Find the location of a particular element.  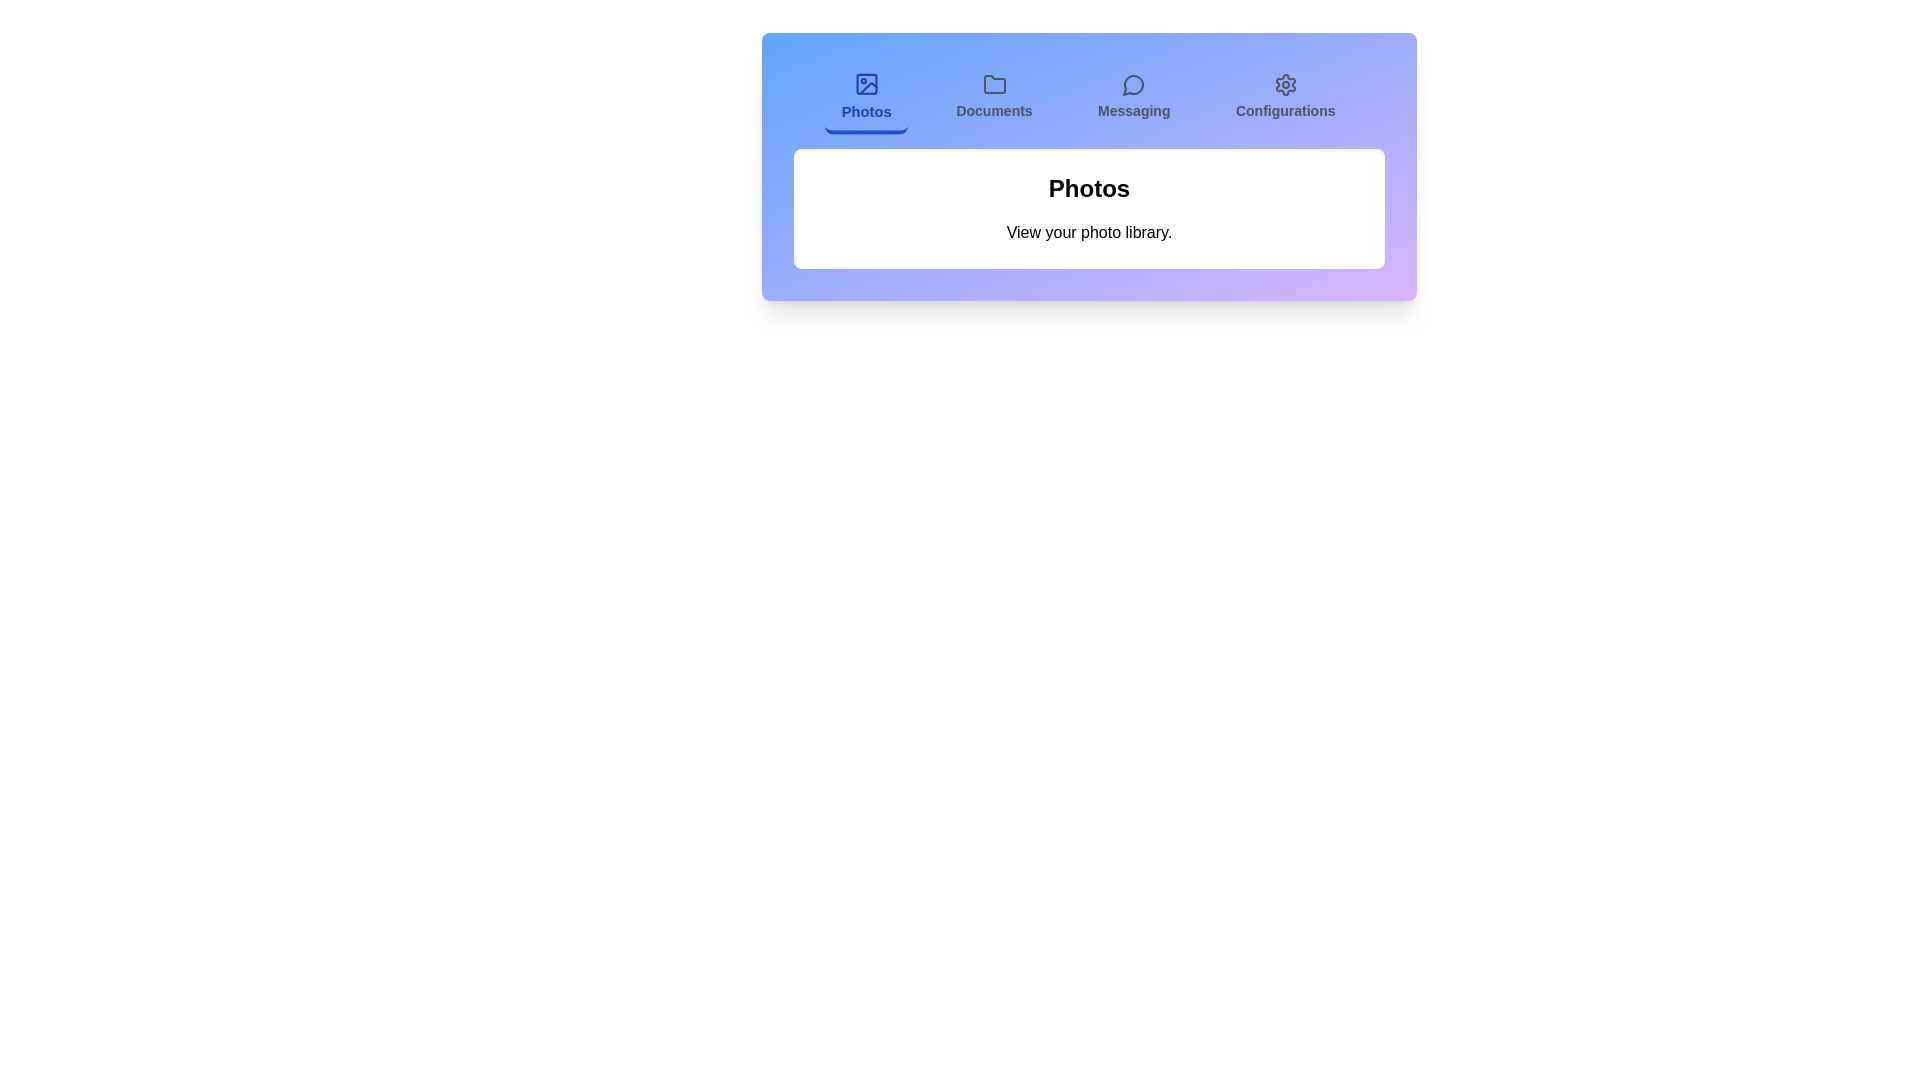

the tab labeled Photos to view its content is located at coordinates (867, 99).